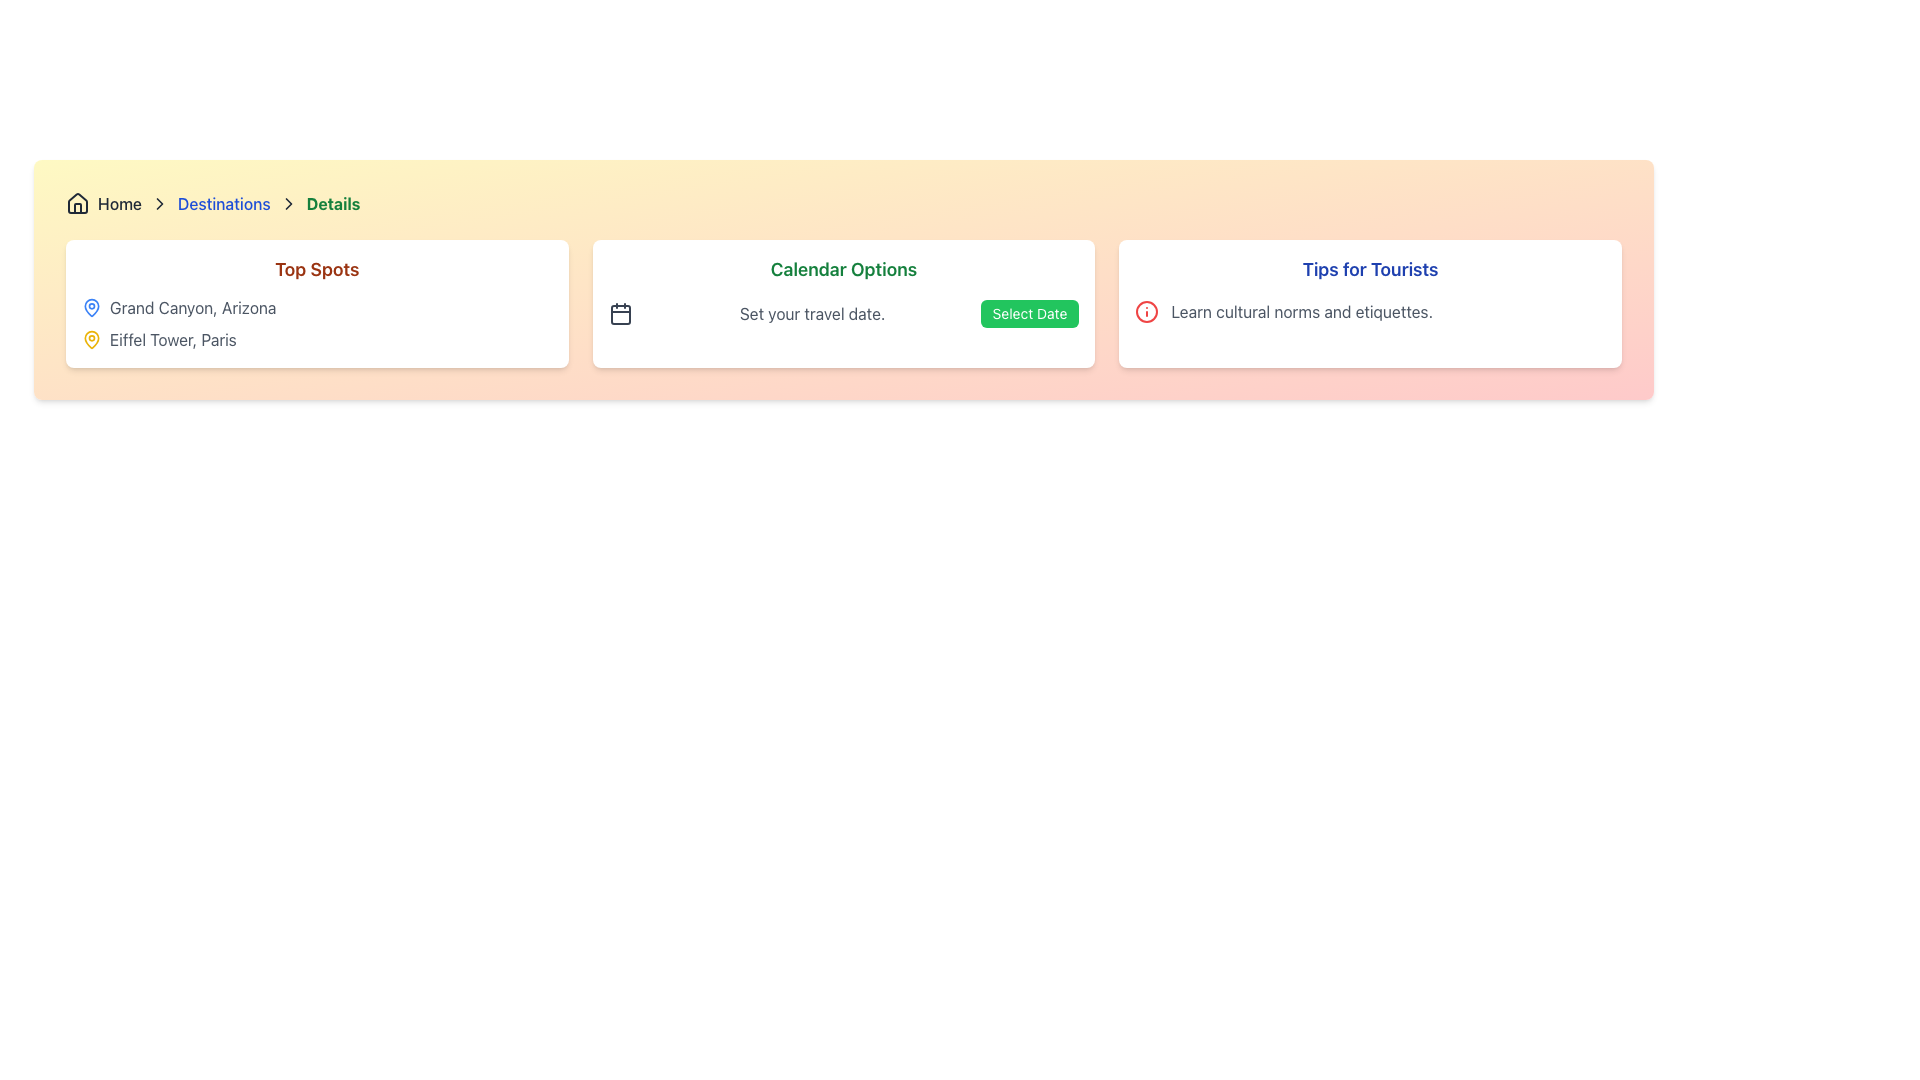 The image size is (1920, 1080). Describe the element at coordinates (90, 307) in the screenshot. I see `the blue map pin icon located to the left of the text 'Eiffel Tower, Paris' in the 'Top Spots' section` at that location.